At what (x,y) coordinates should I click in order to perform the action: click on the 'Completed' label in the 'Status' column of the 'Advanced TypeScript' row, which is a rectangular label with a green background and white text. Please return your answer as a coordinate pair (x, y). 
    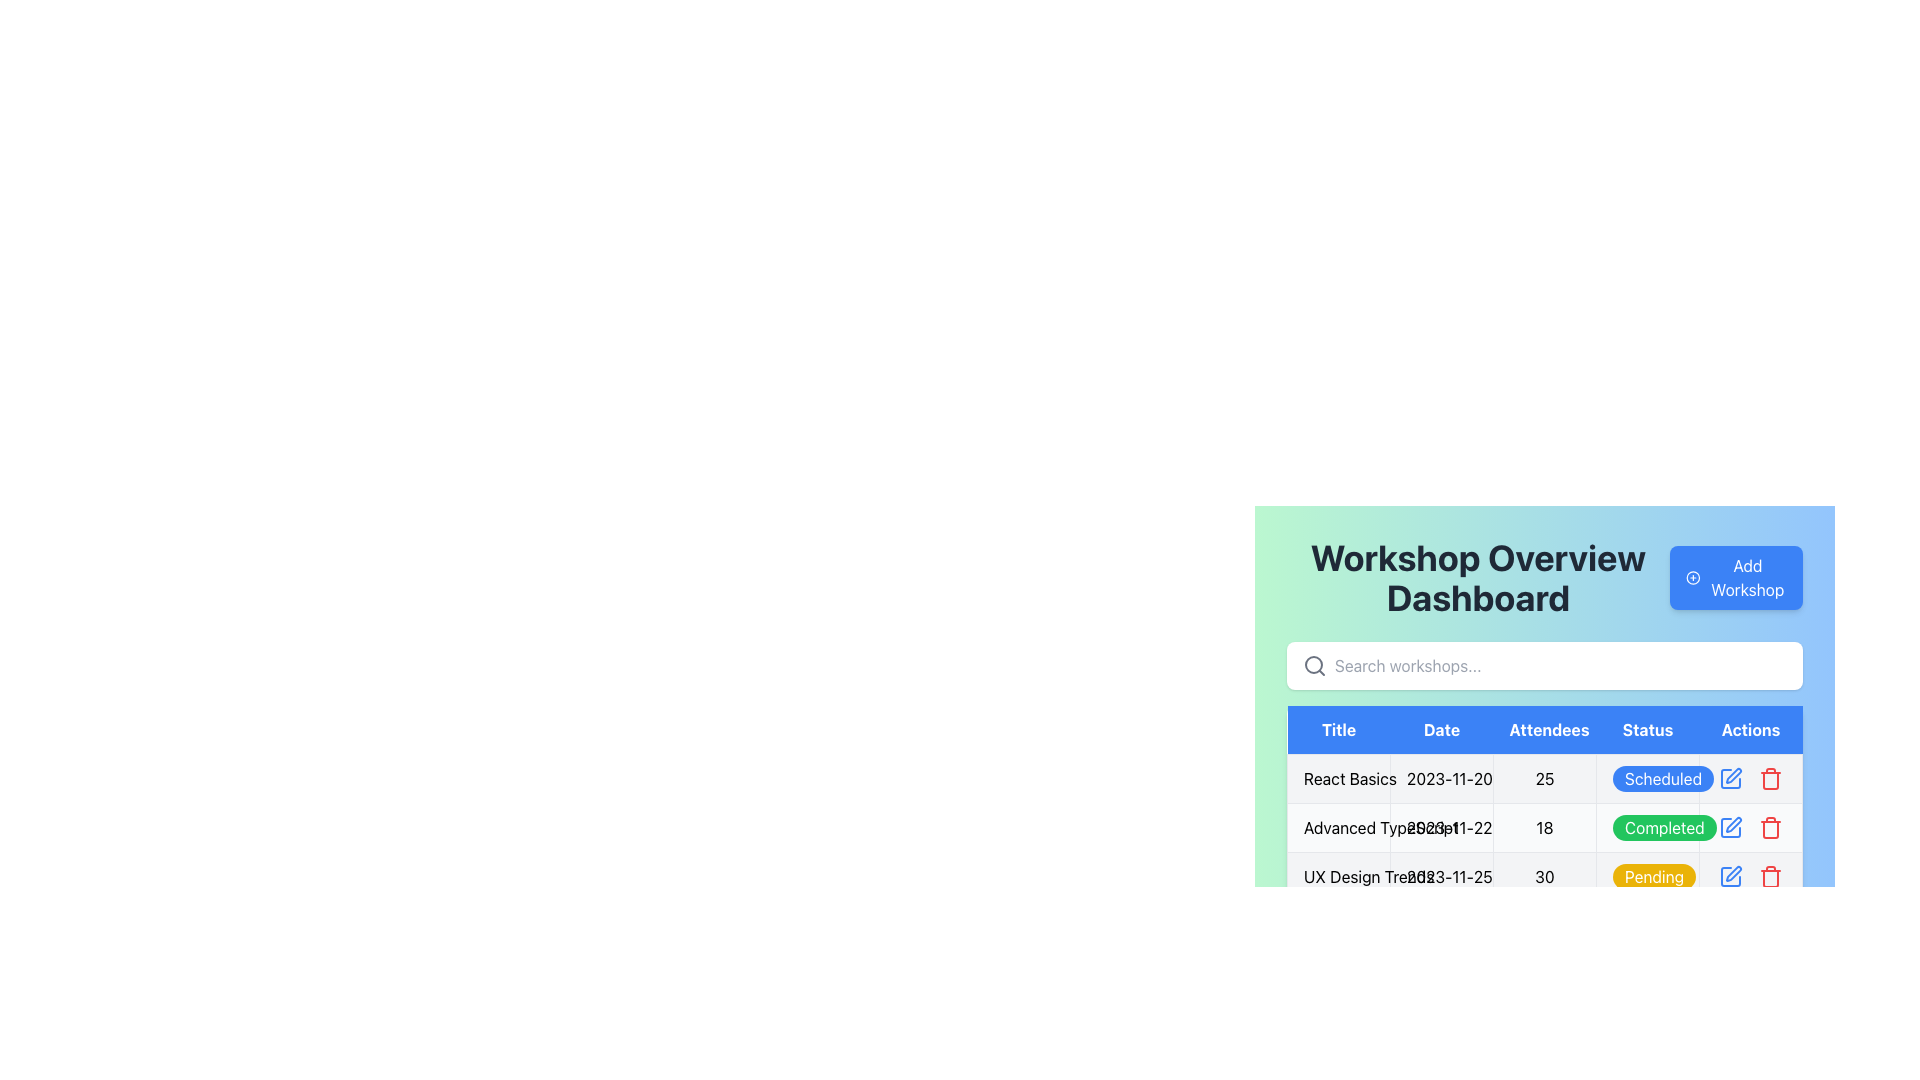
    Looking at the image, I should click on (1647, 828).